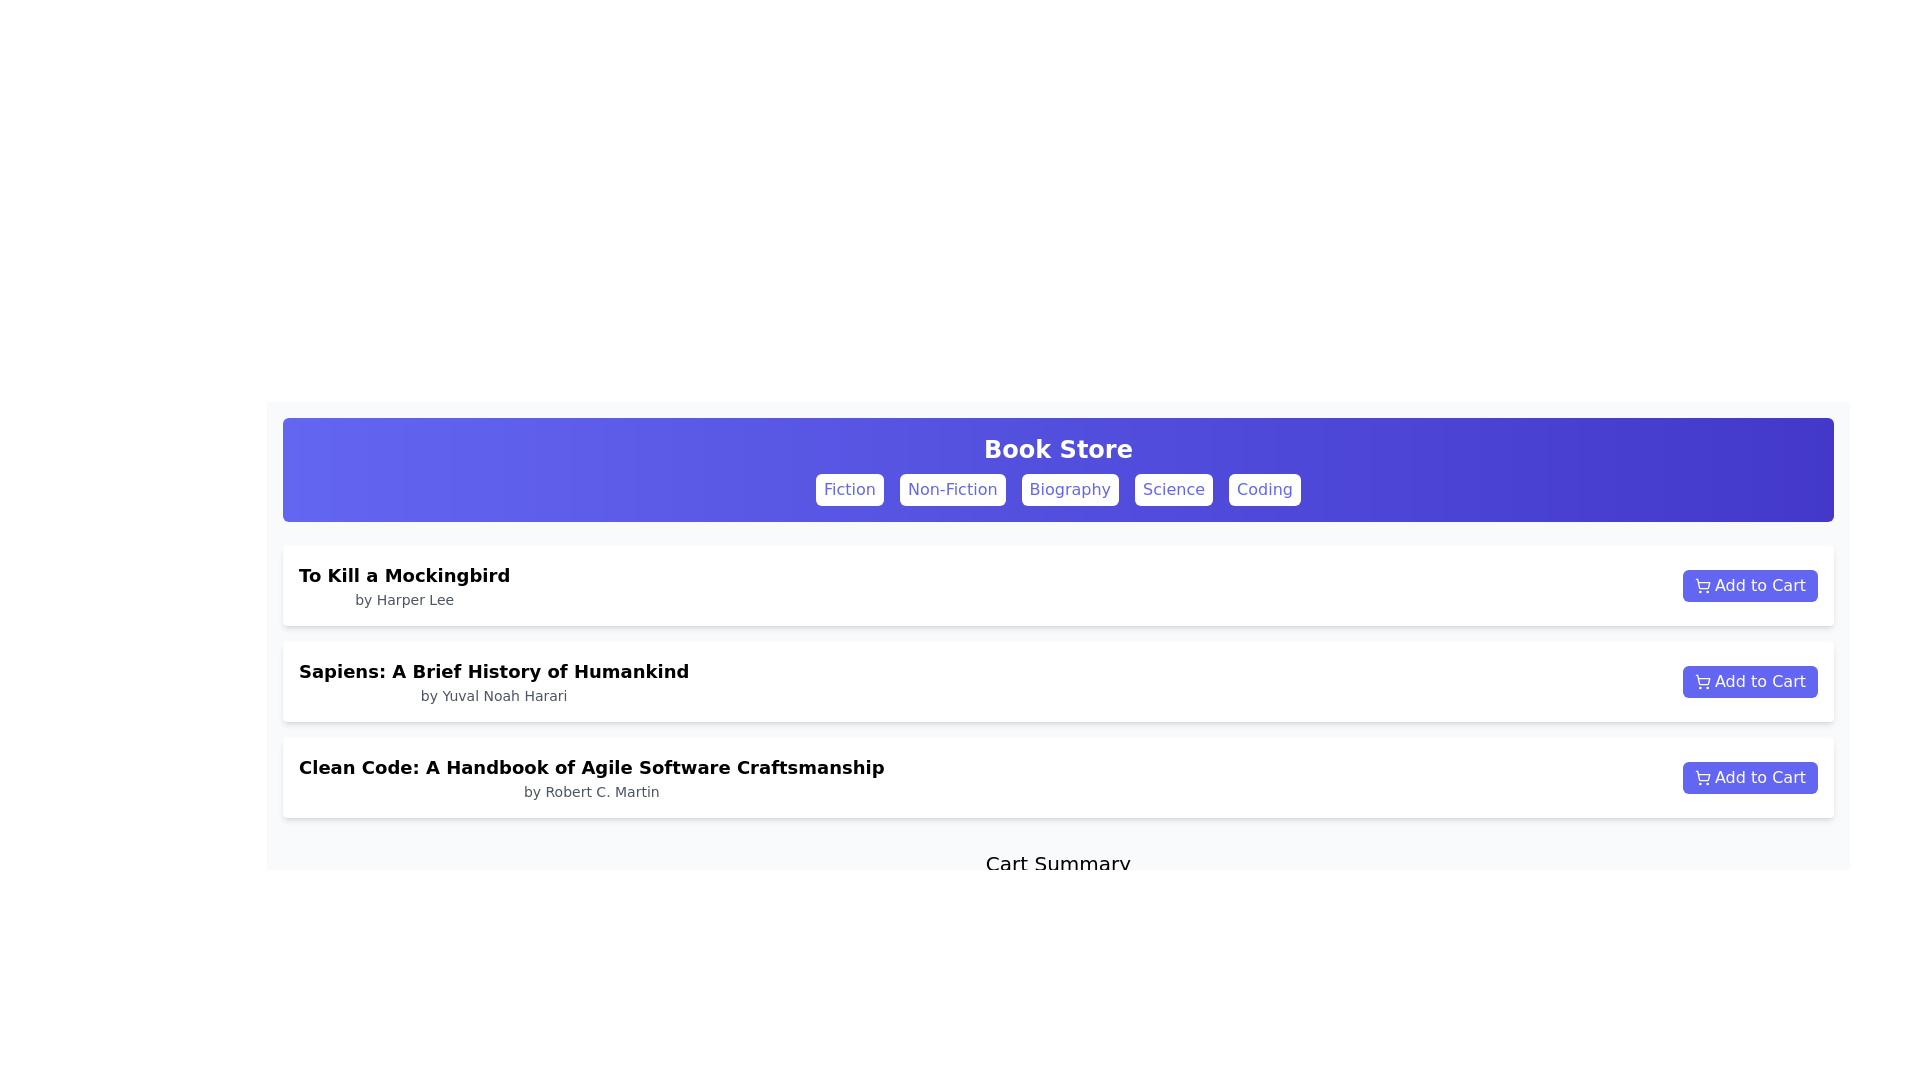 The image size is (1920, 1080). Describe the element at coordinates (951, 489) in the screenshot. I see `the 'Non-Fiction' category button located underneath the 'Book Store' title and to the right of the 'Fiction' button` at that location.